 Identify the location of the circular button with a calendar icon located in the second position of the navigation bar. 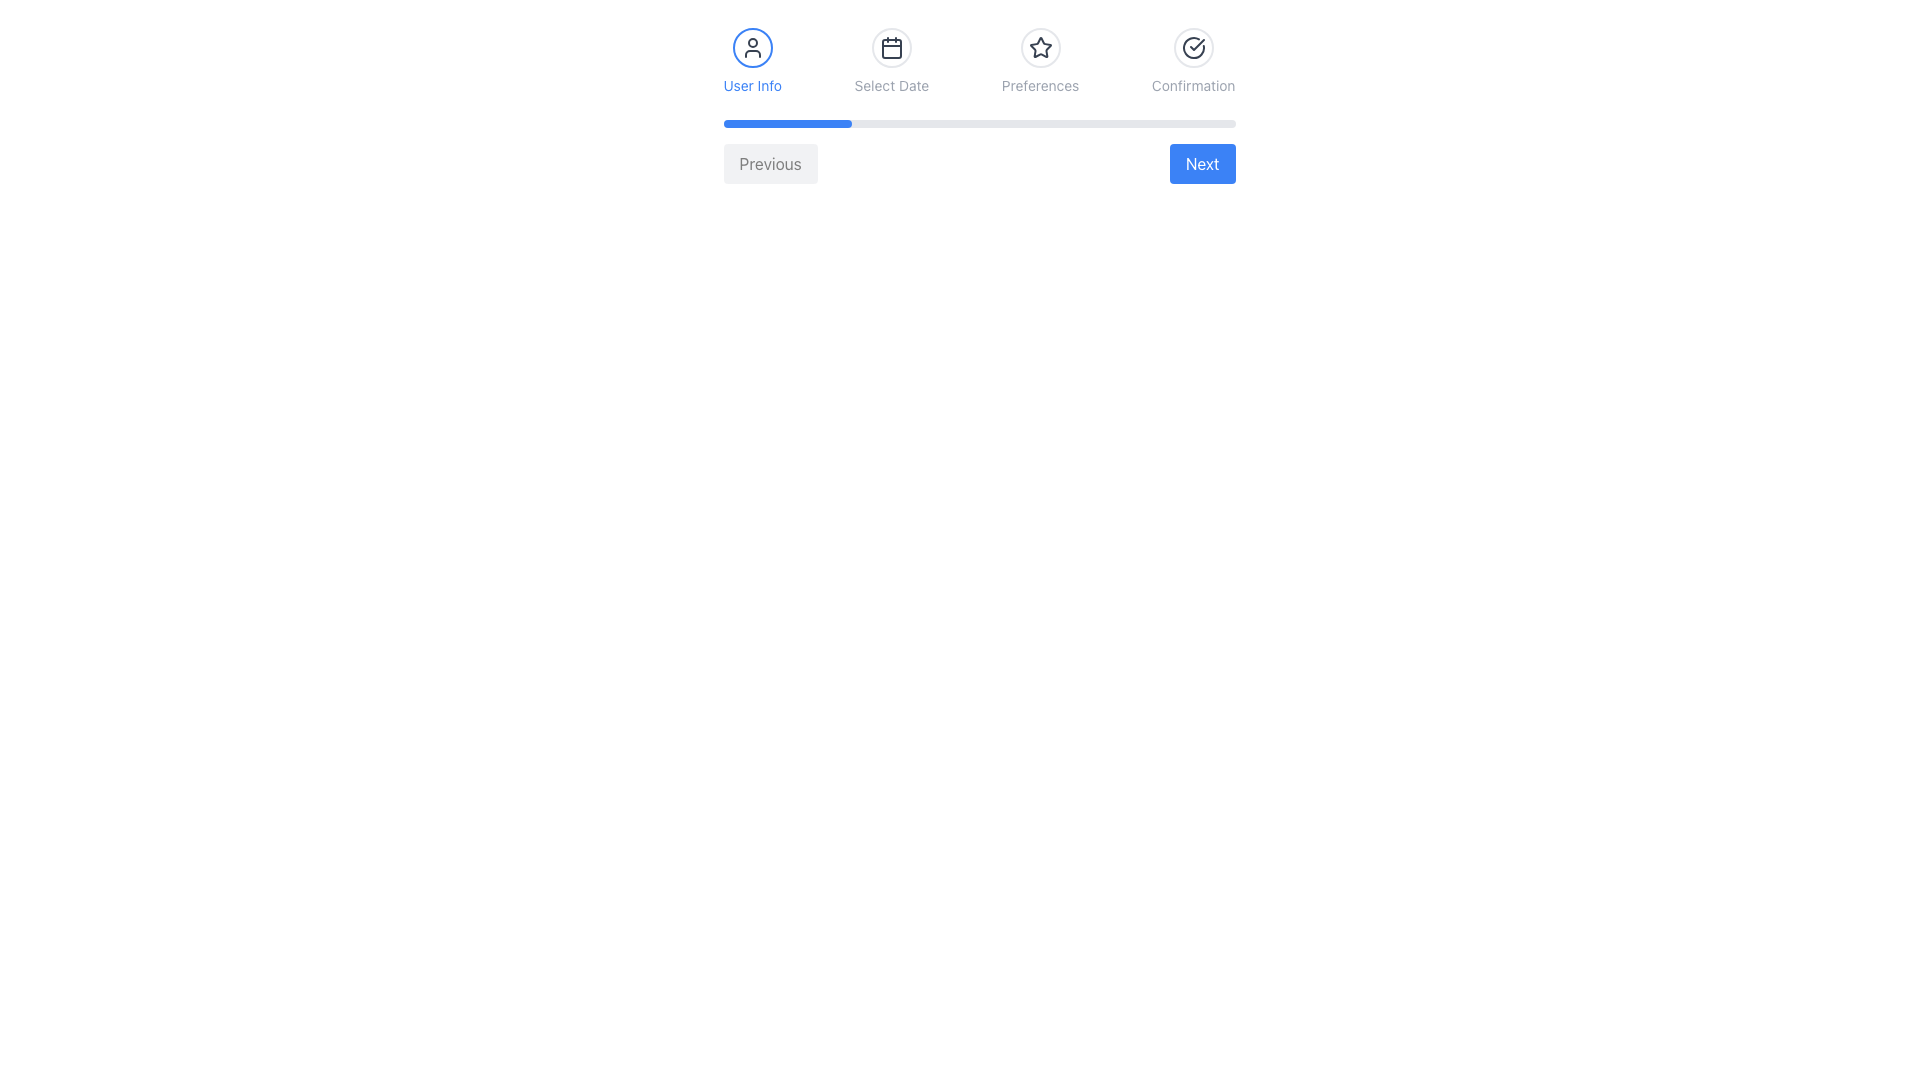
(890, 46).